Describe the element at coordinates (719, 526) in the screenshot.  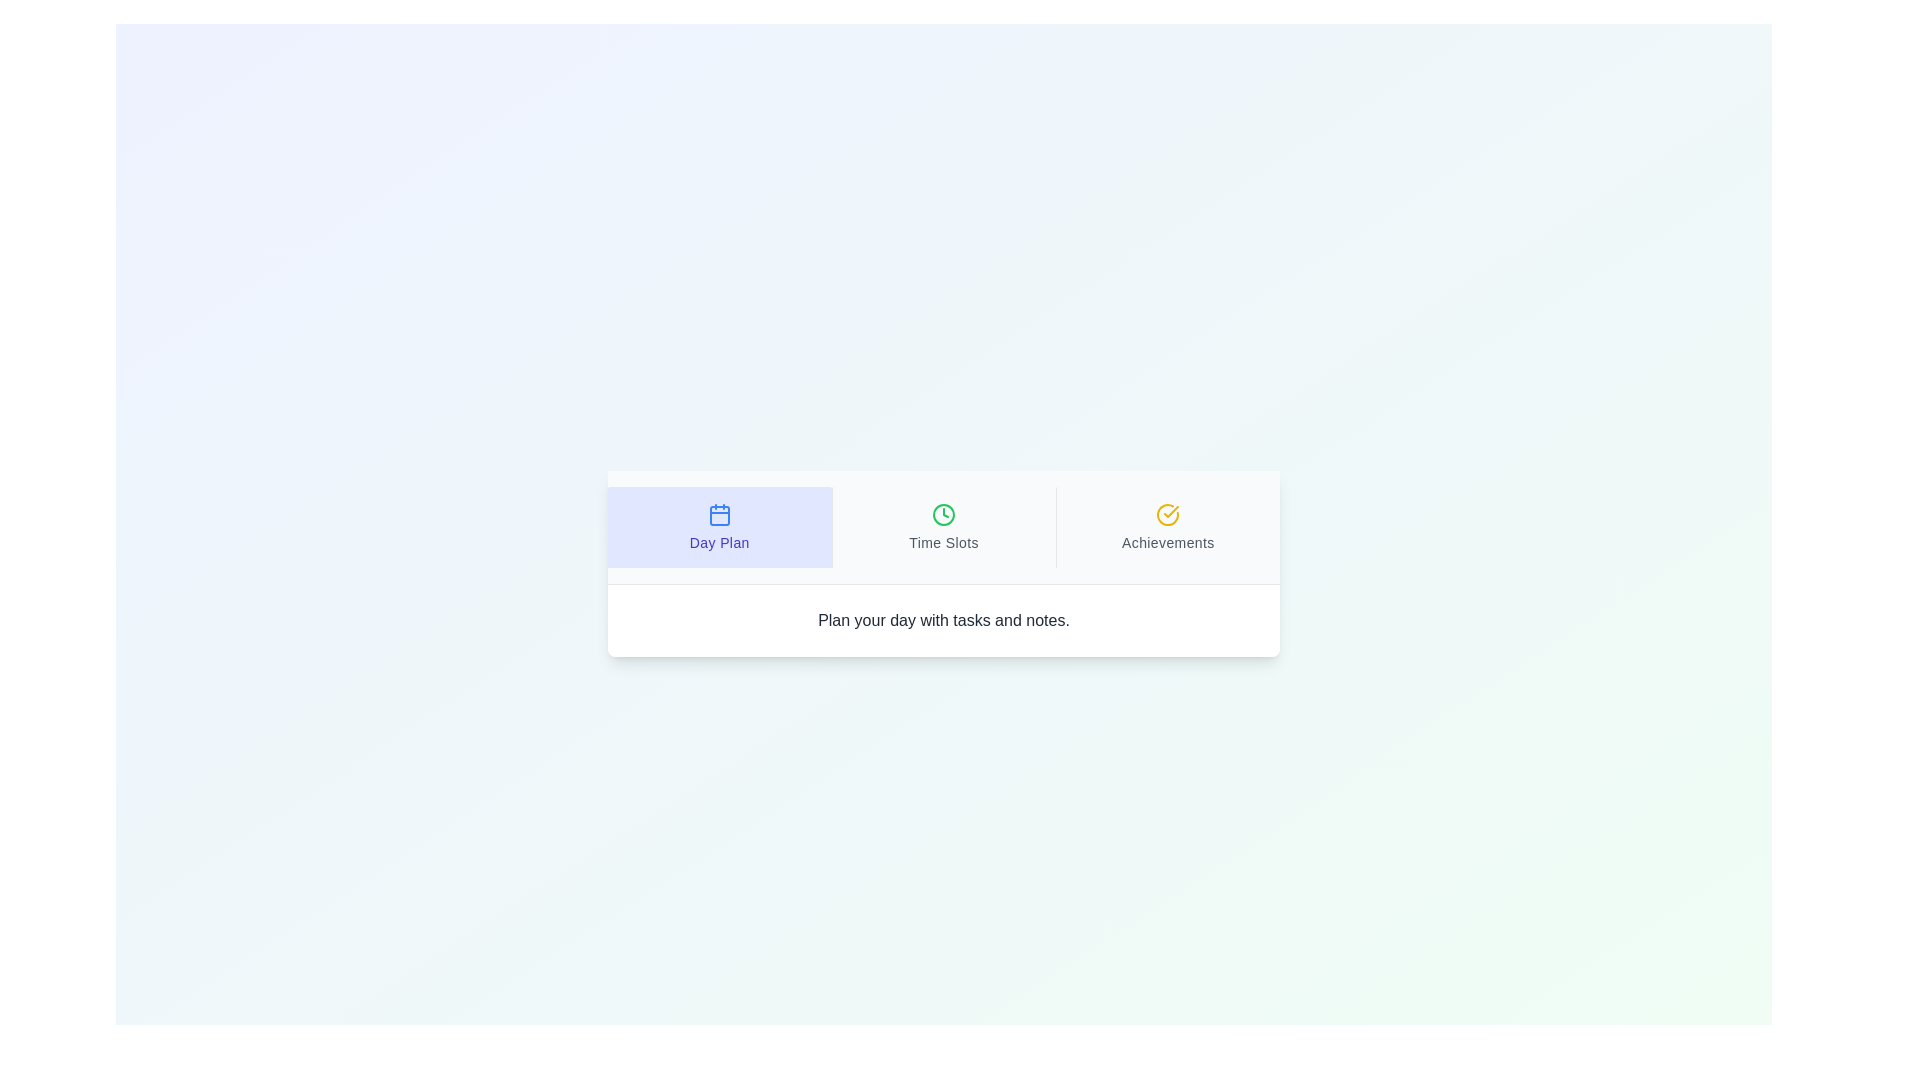
I see `the tab labeled Day Plan to observe visual changes` at that location.